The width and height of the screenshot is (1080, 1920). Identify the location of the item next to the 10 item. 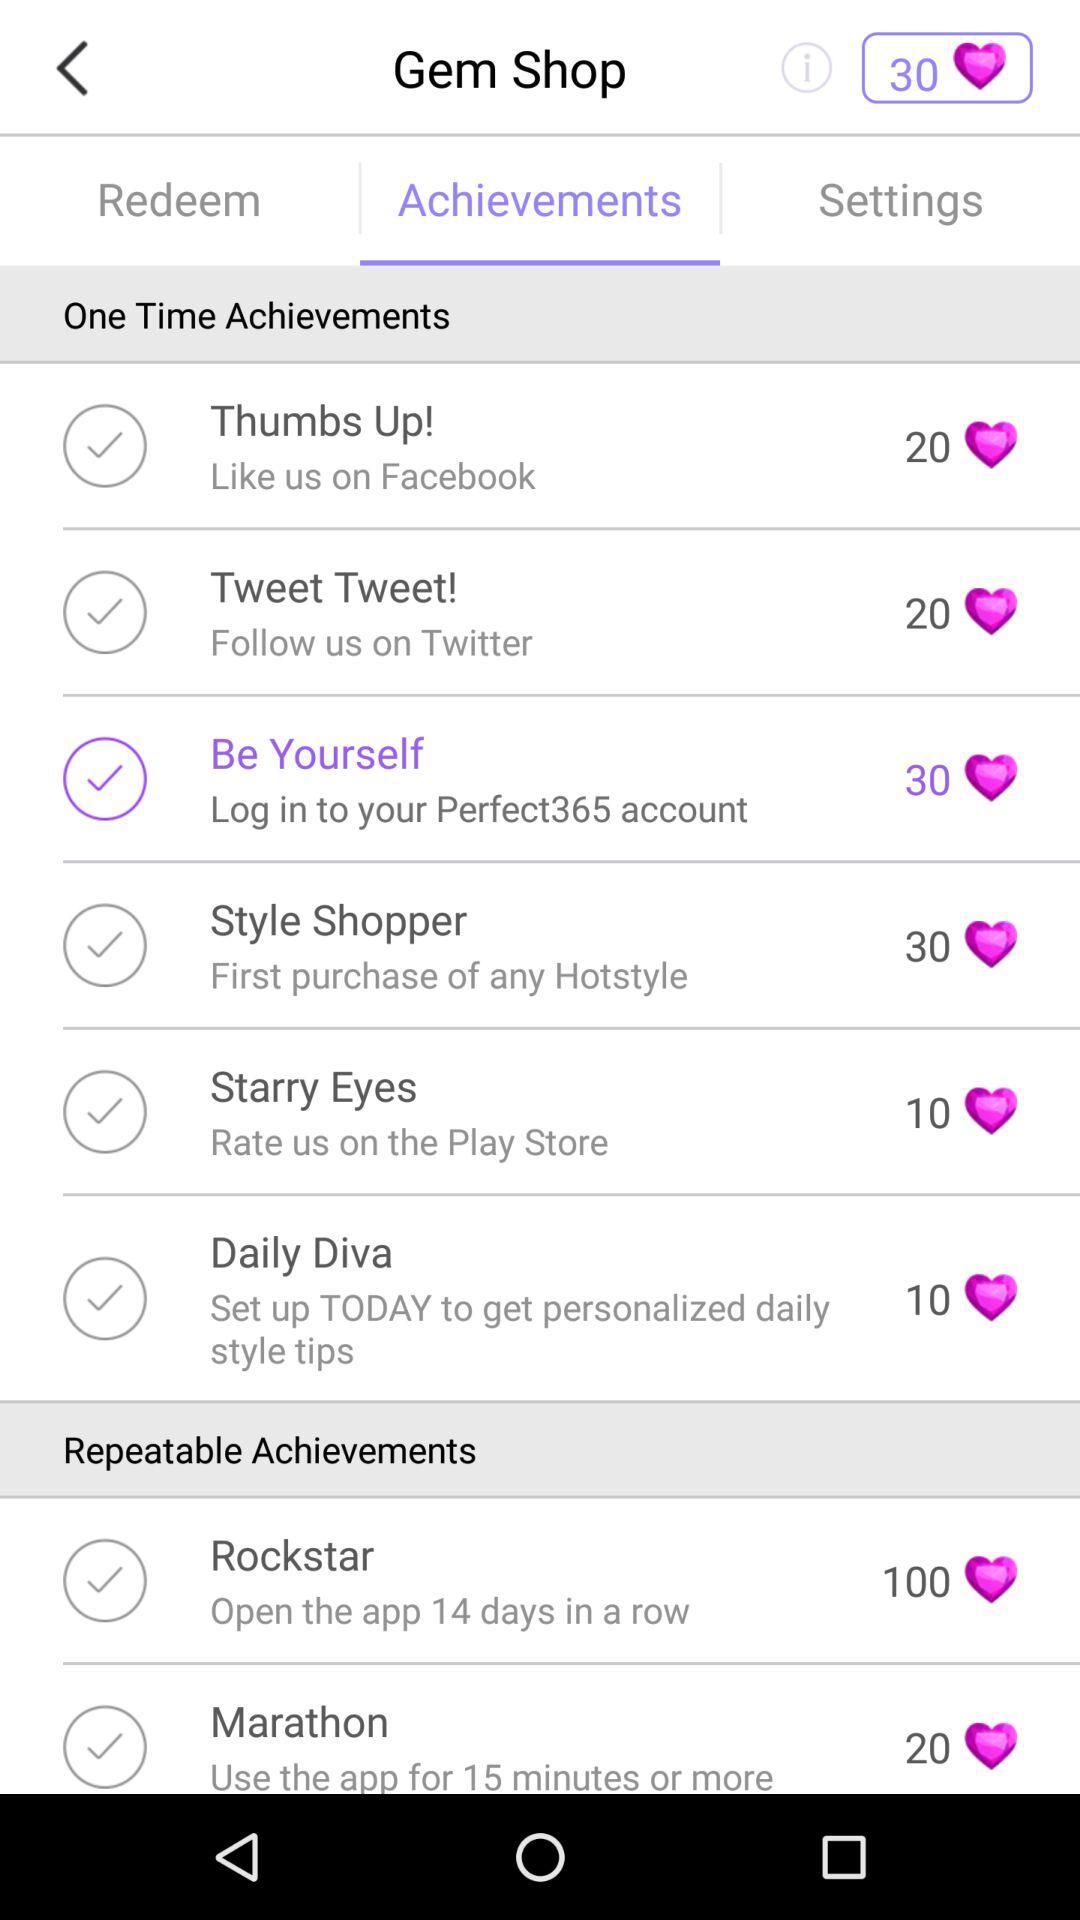
(530, 1328).